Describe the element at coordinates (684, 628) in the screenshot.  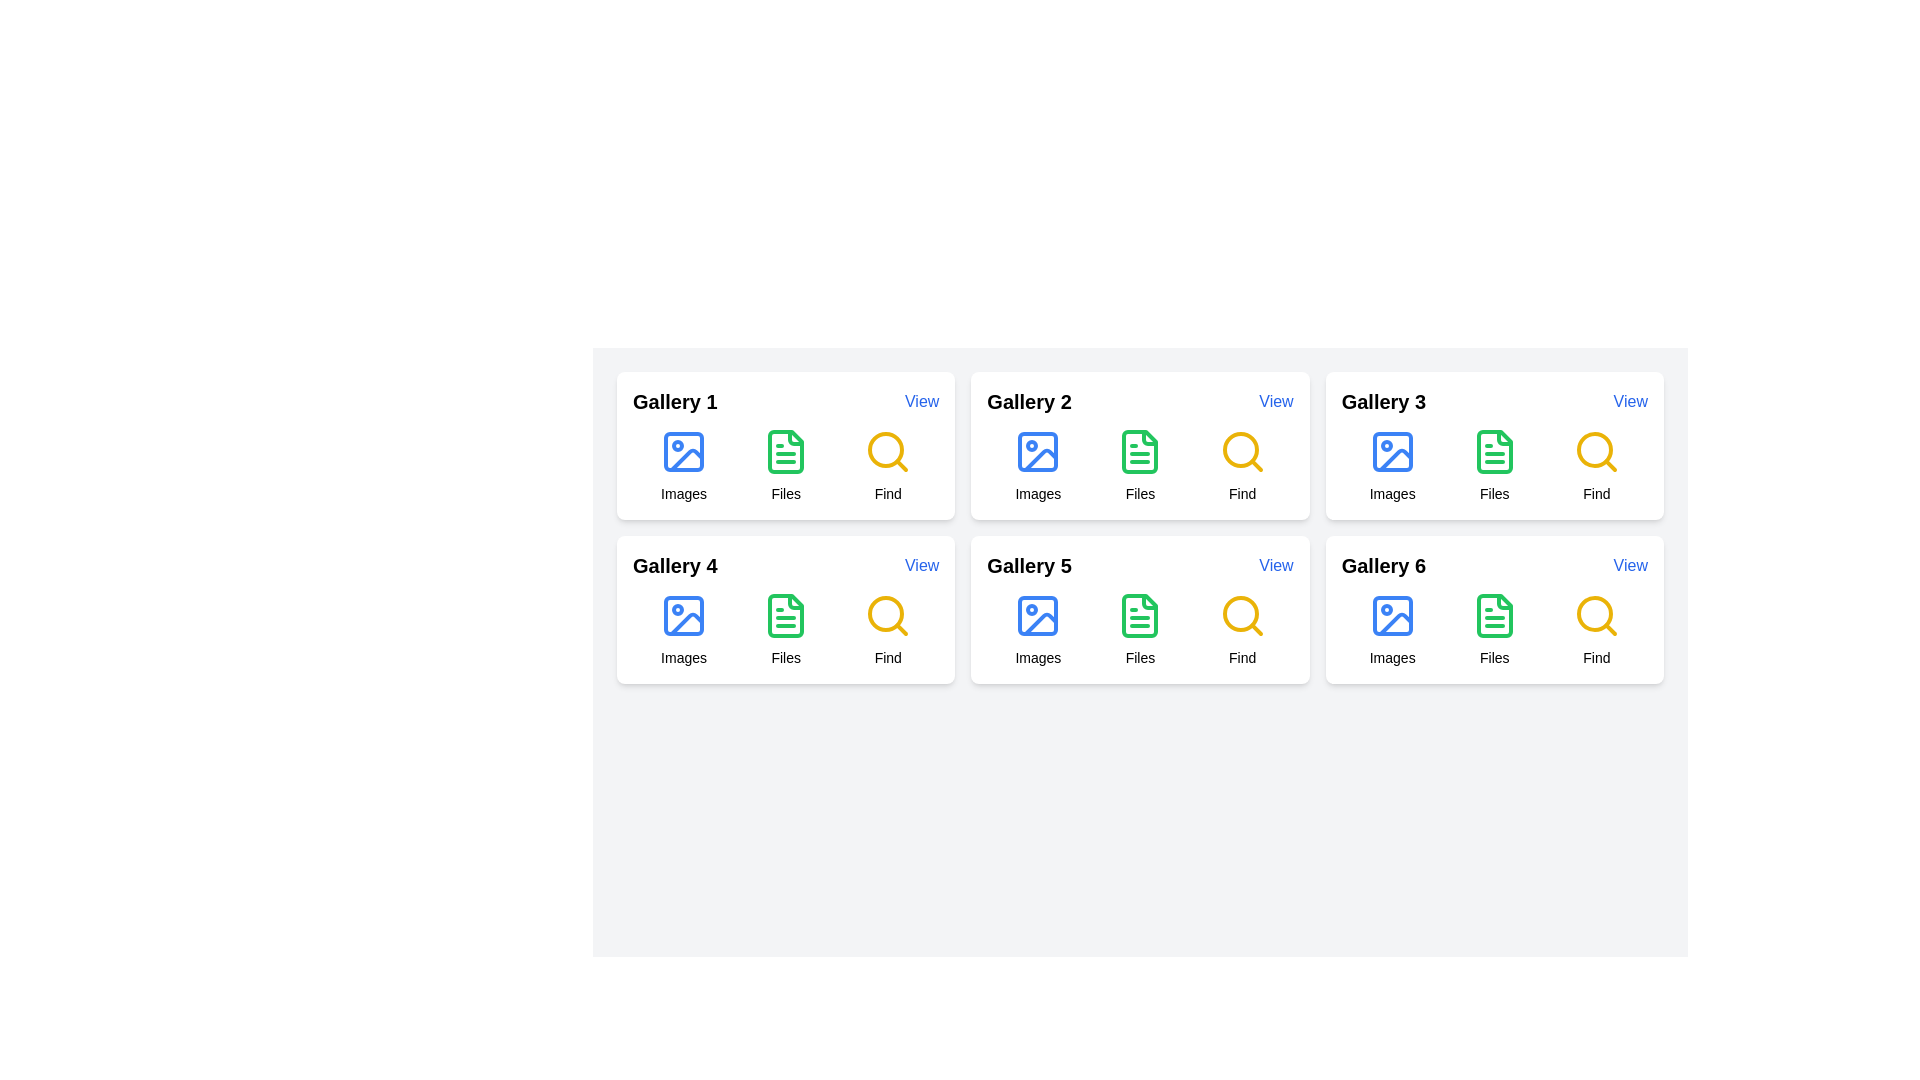
I see `the composite element representing image browsing functionalities located in the second row of the grid under 'Gallery 4'` at that location.